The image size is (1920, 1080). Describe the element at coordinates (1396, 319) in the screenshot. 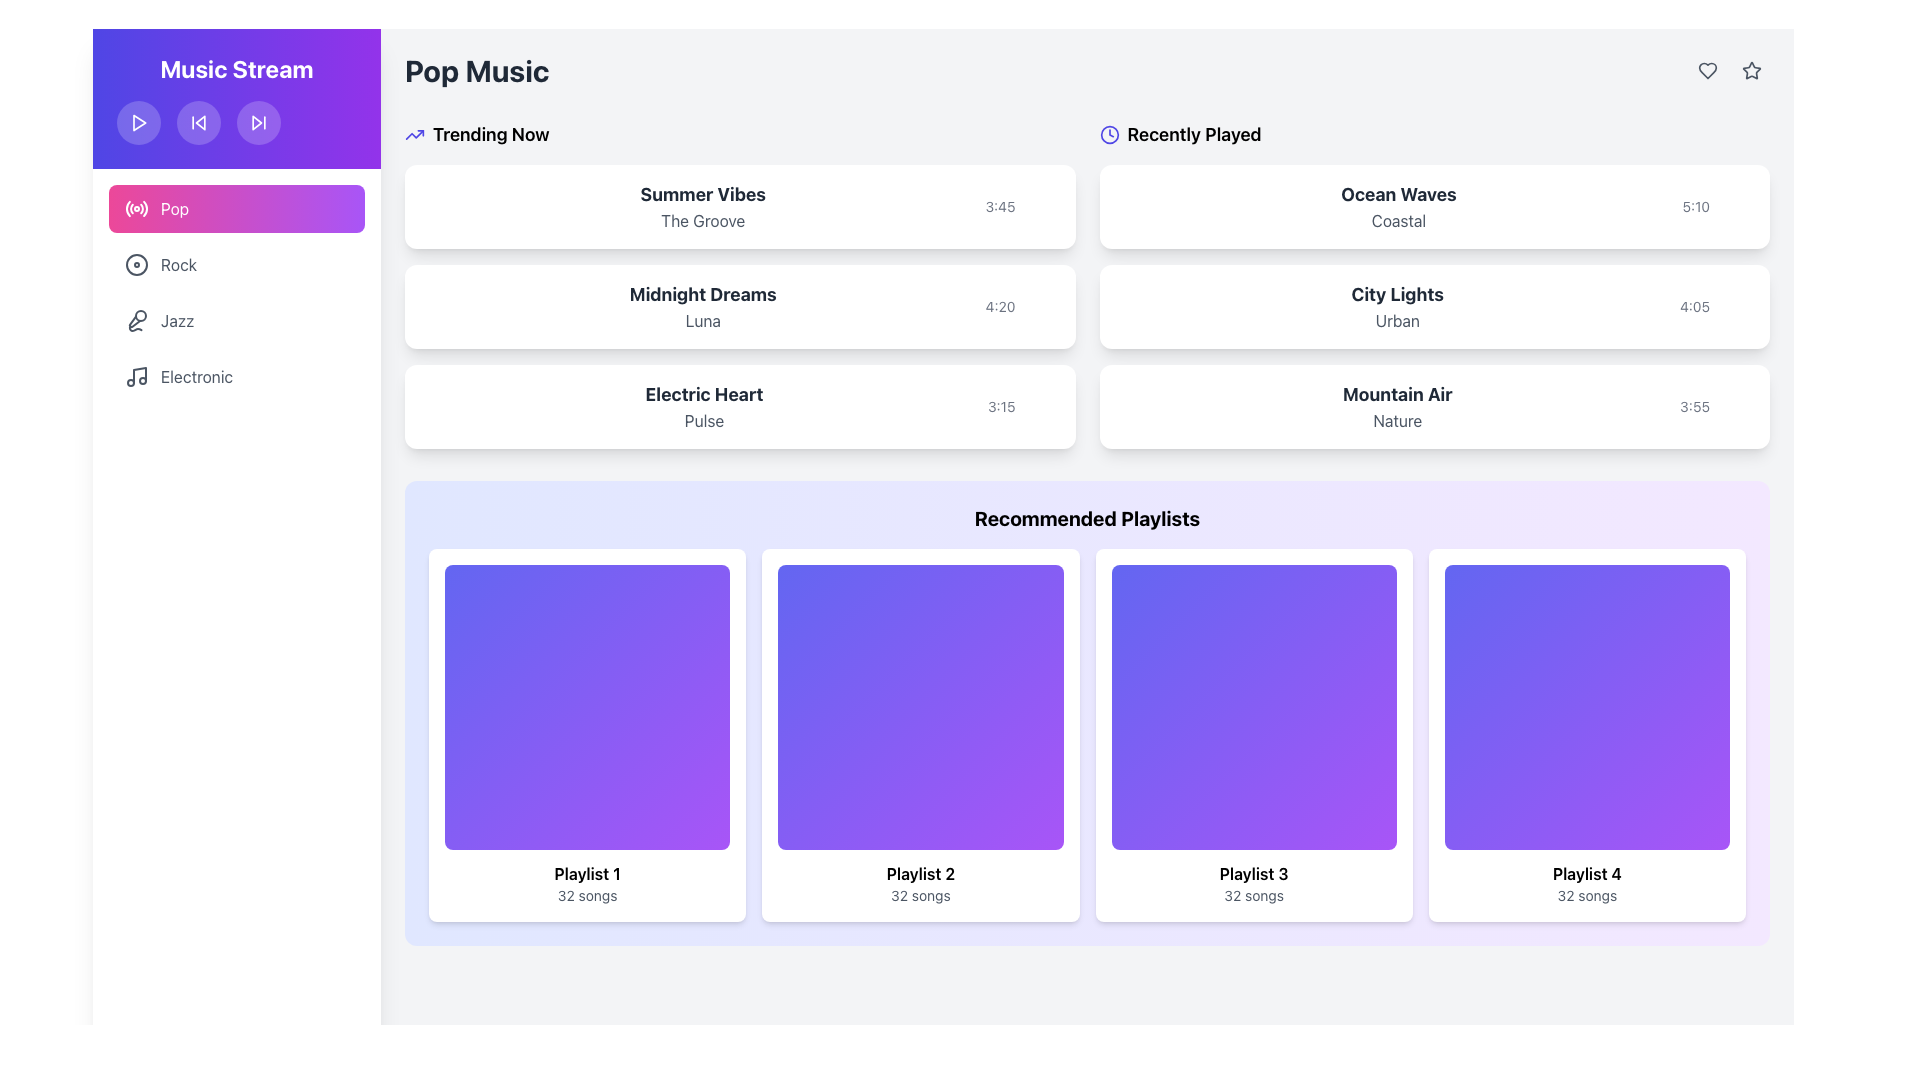

I see `the descriptive text label located below the title 'City Lights' in the 'Recently Played' section, specifically in the third card from the top in the right column` at that location.